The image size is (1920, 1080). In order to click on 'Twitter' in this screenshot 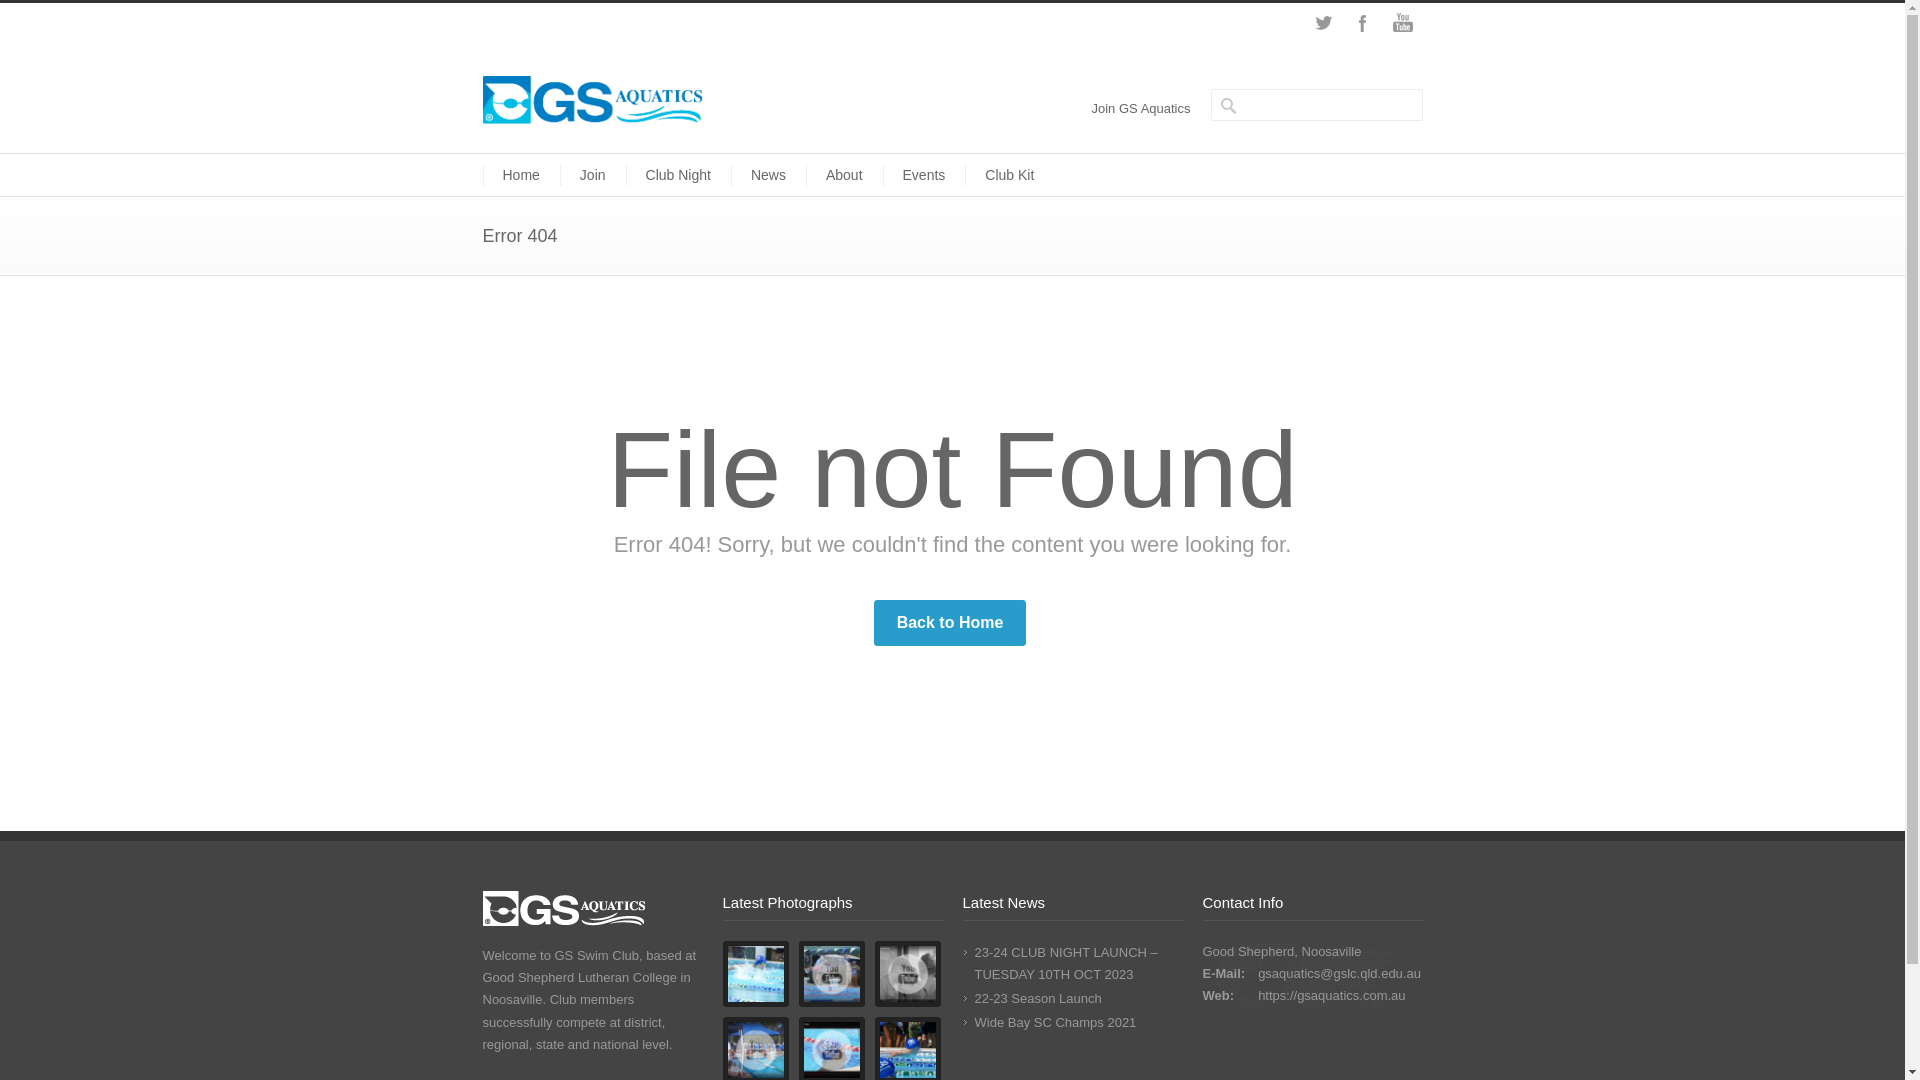, I will do `click(1321, 23)`.